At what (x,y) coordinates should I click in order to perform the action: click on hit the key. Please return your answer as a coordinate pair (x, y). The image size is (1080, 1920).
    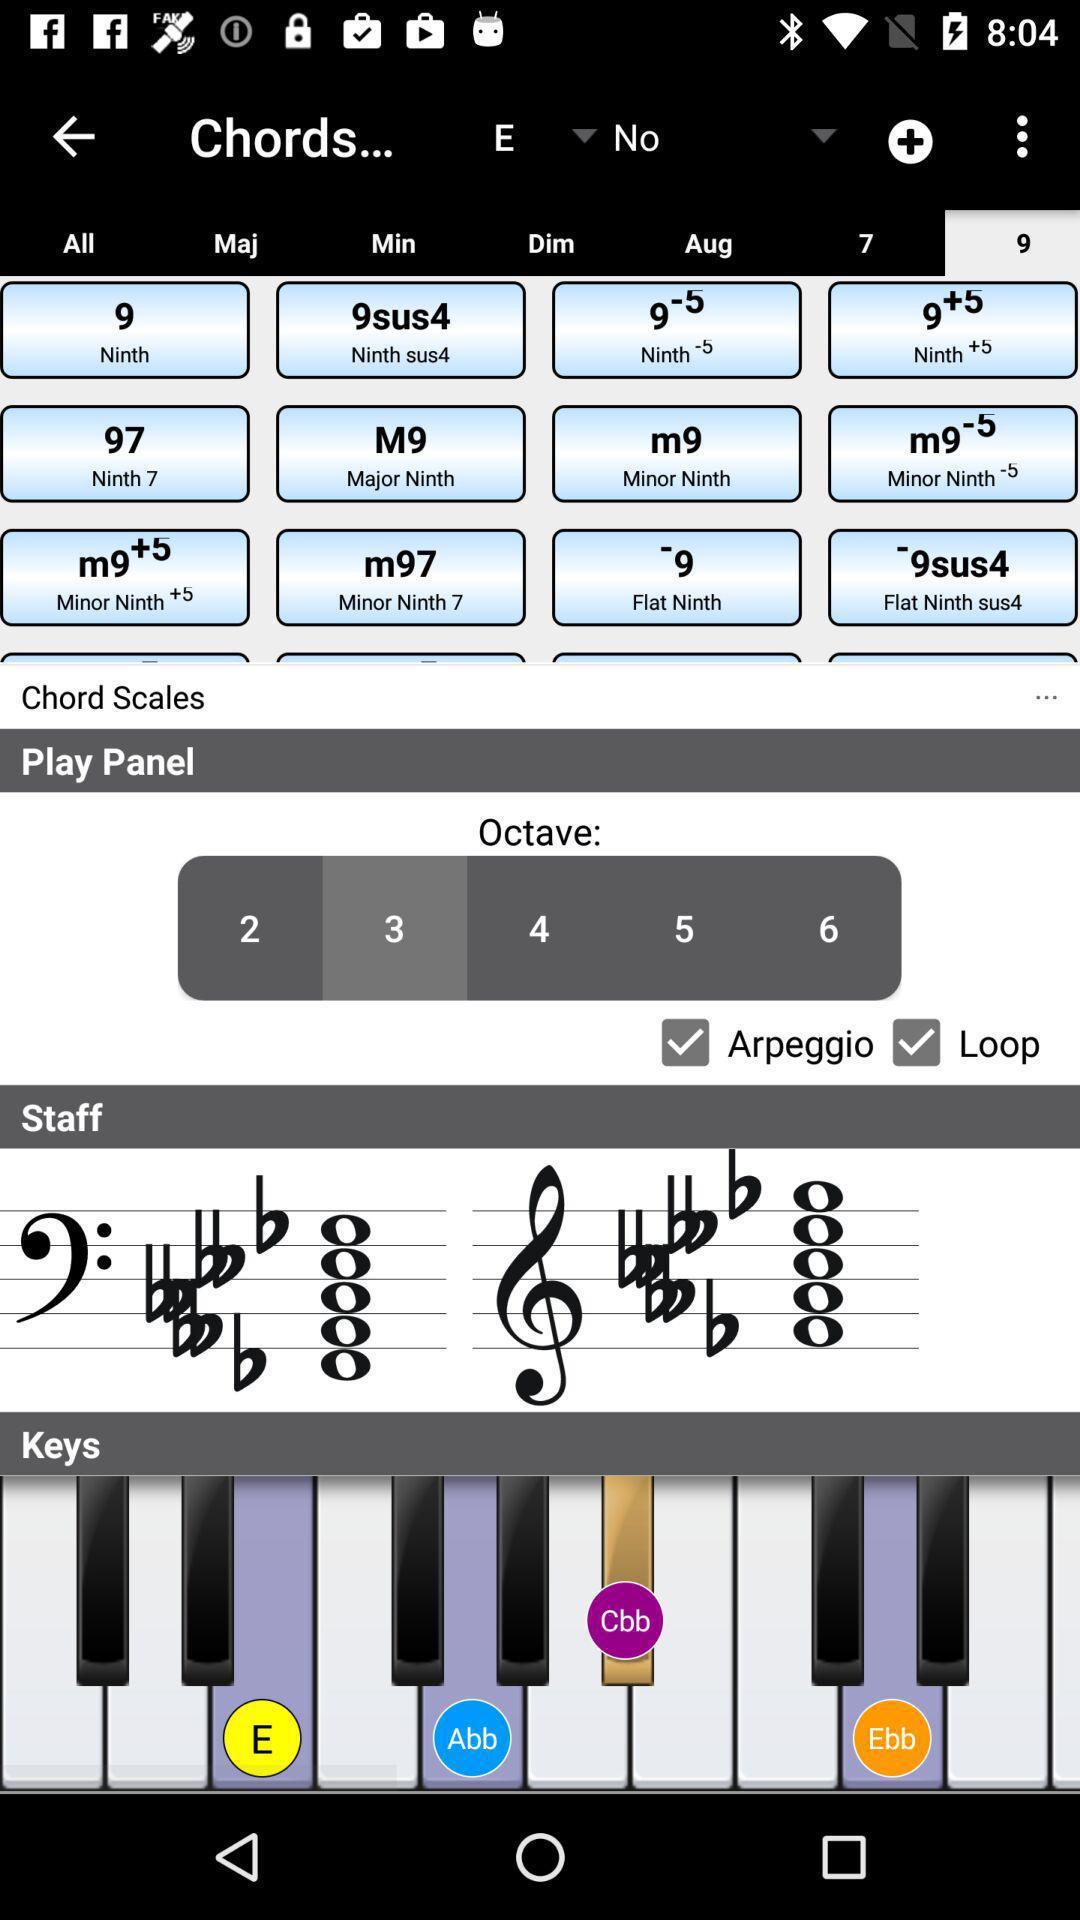
    Looking at the image, I should click on (577, 1633).